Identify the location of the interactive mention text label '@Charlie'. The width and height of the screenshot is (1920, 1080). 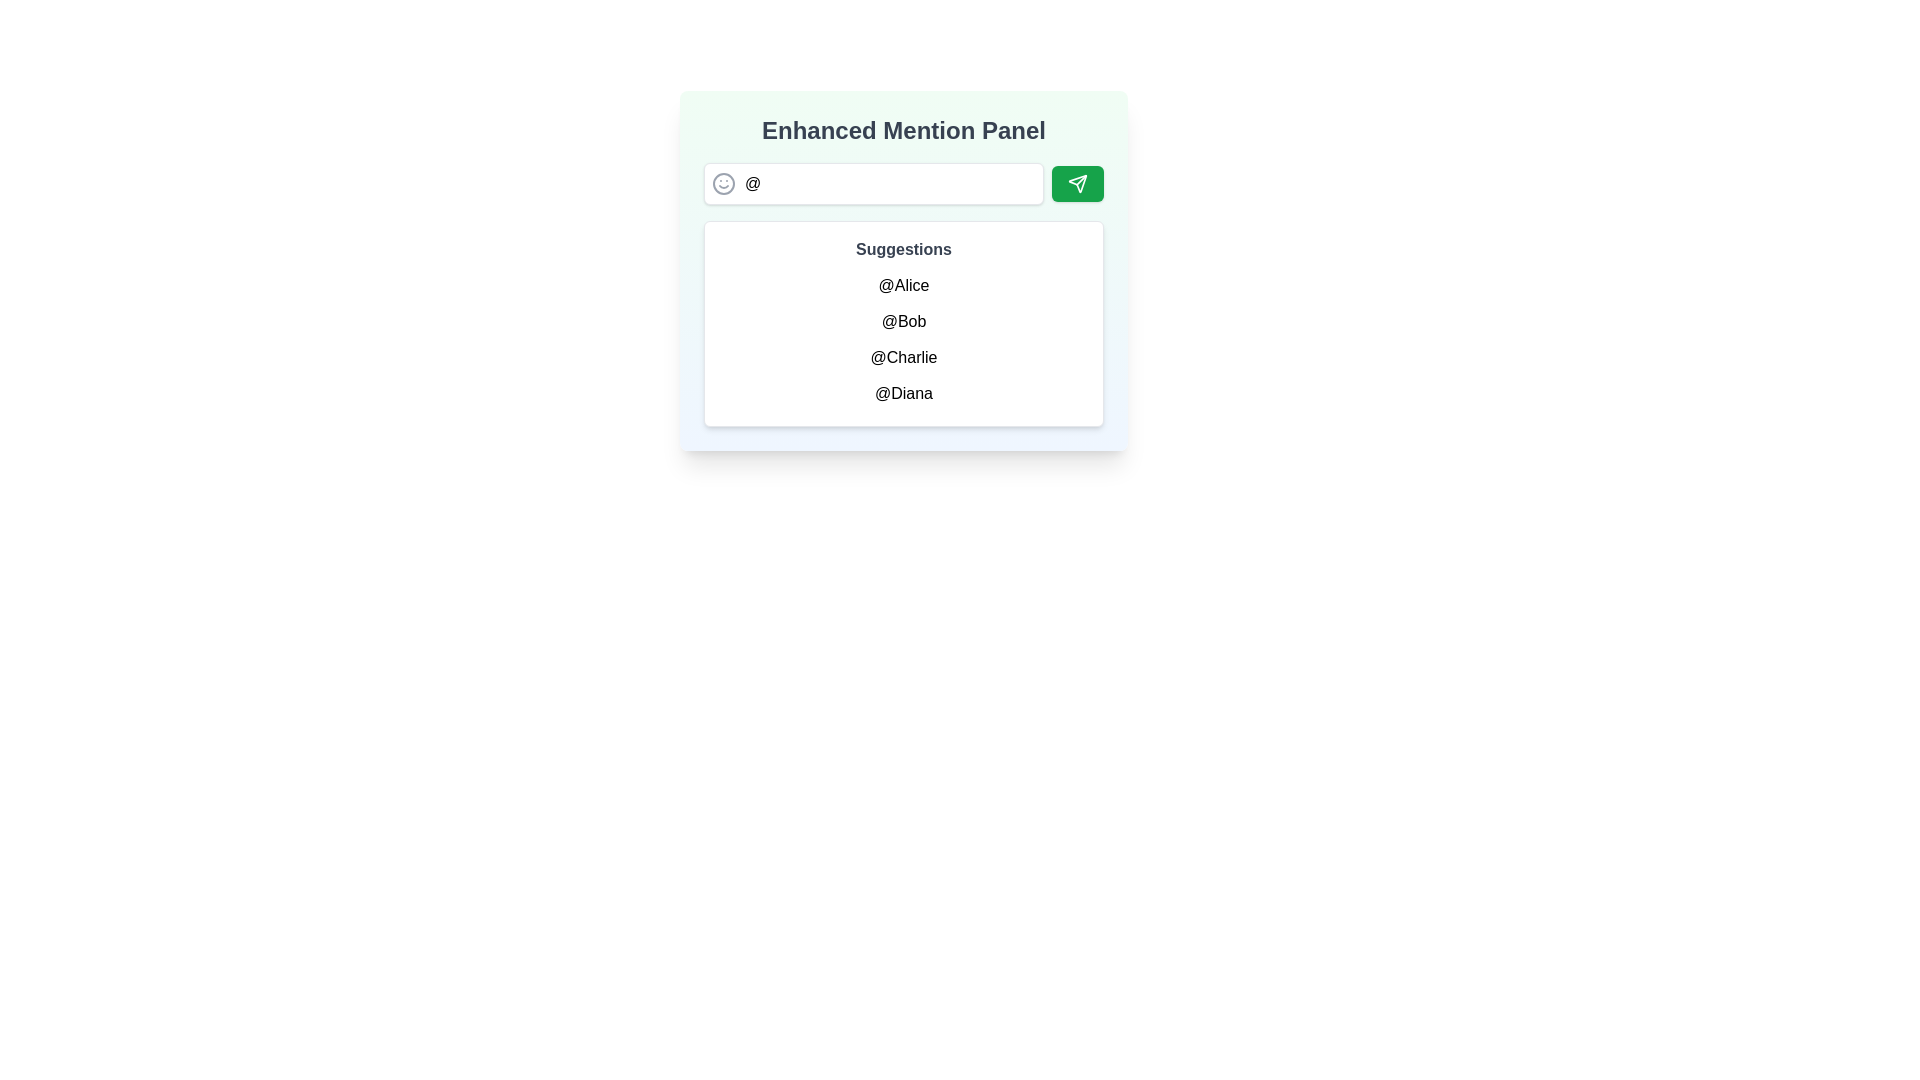
(902, 357).